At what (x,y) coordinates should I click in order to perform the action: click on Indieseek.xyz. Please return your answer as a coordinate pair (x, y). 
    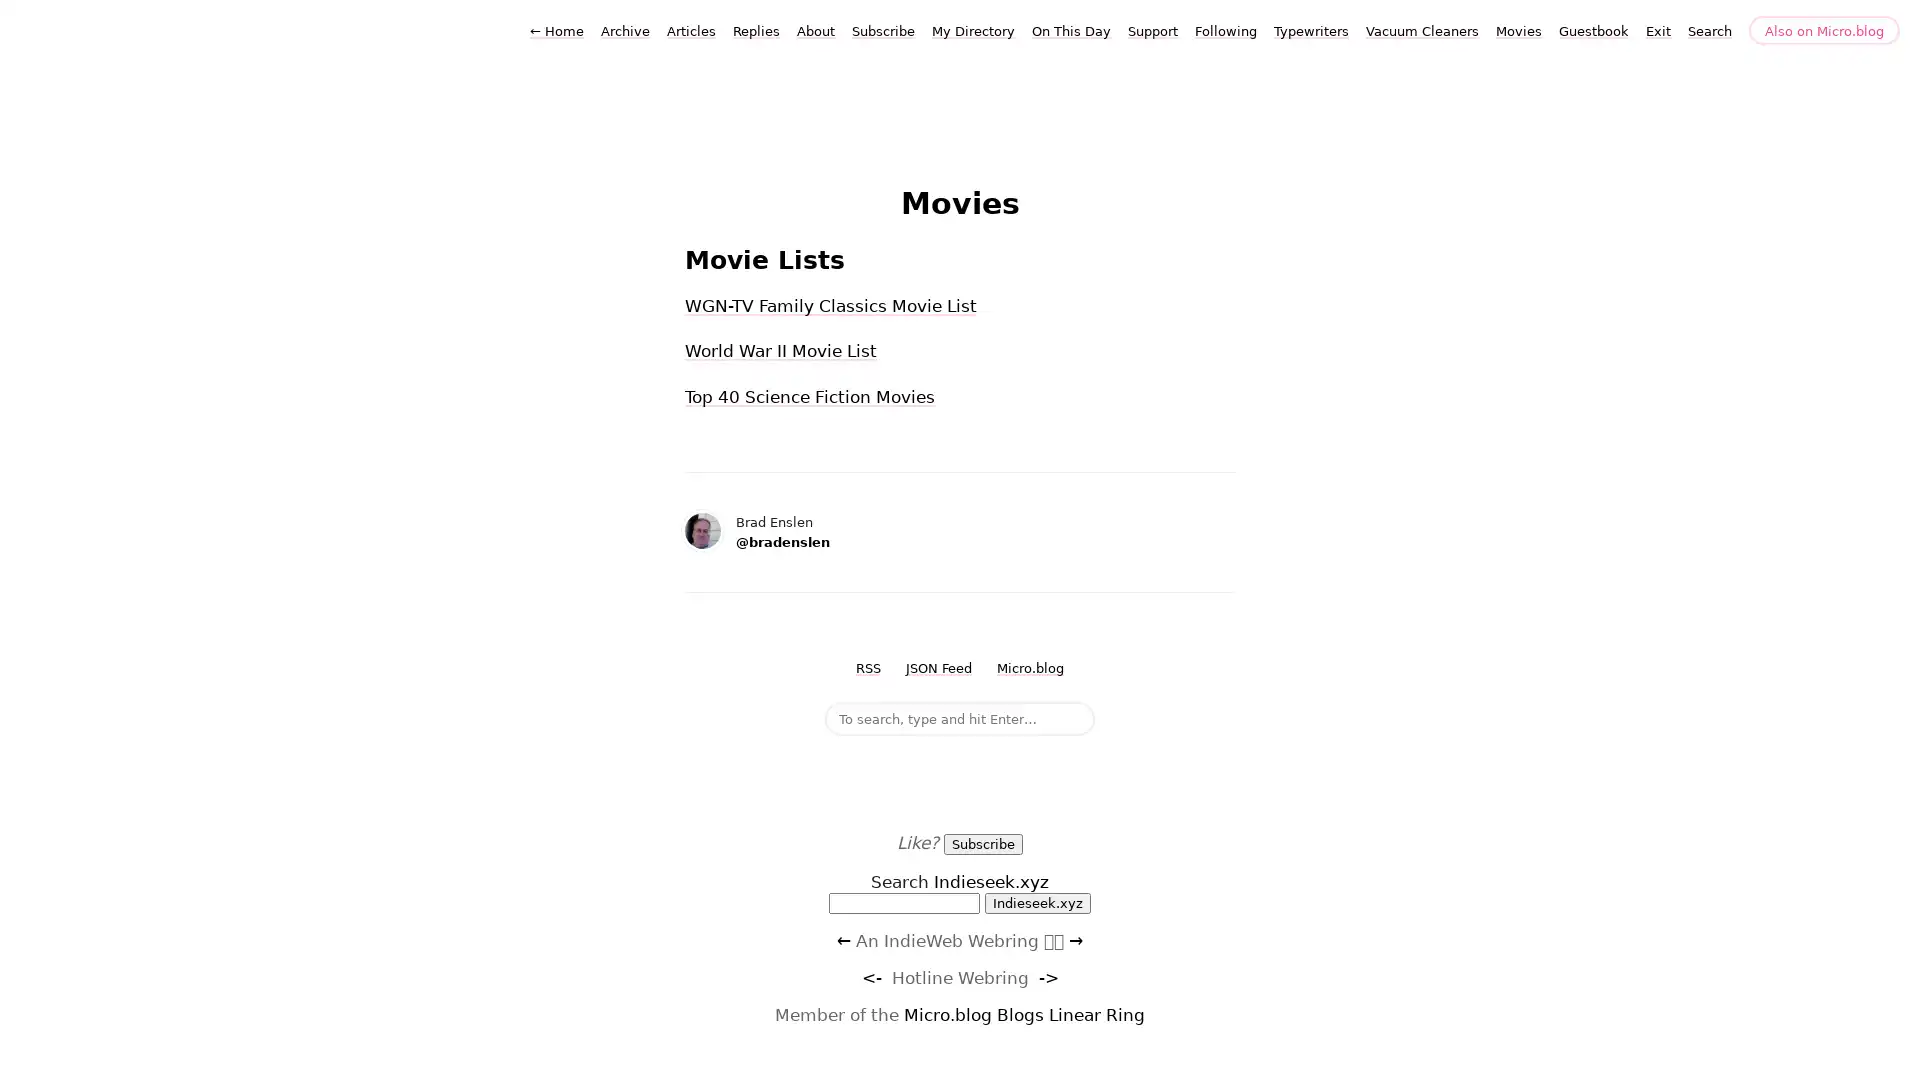
    Looking at the image, I should click on (1037, 903).